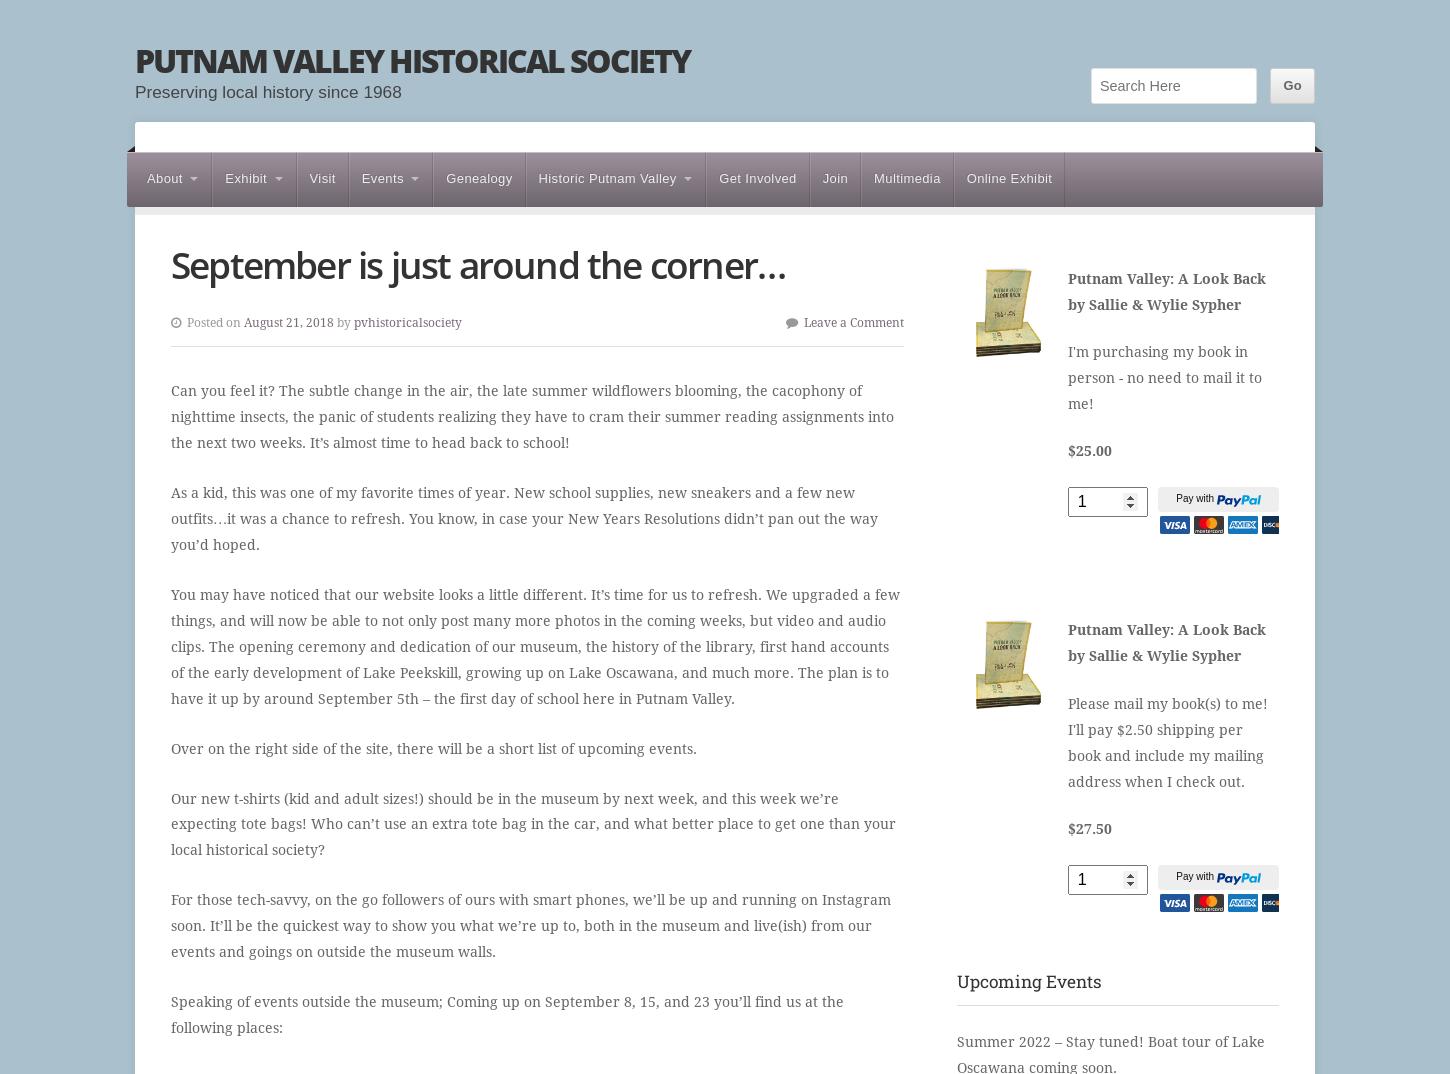 The image size is (1450, 1074). I want to click on 'Putnam Valley Historical Society', so click(411, 60).